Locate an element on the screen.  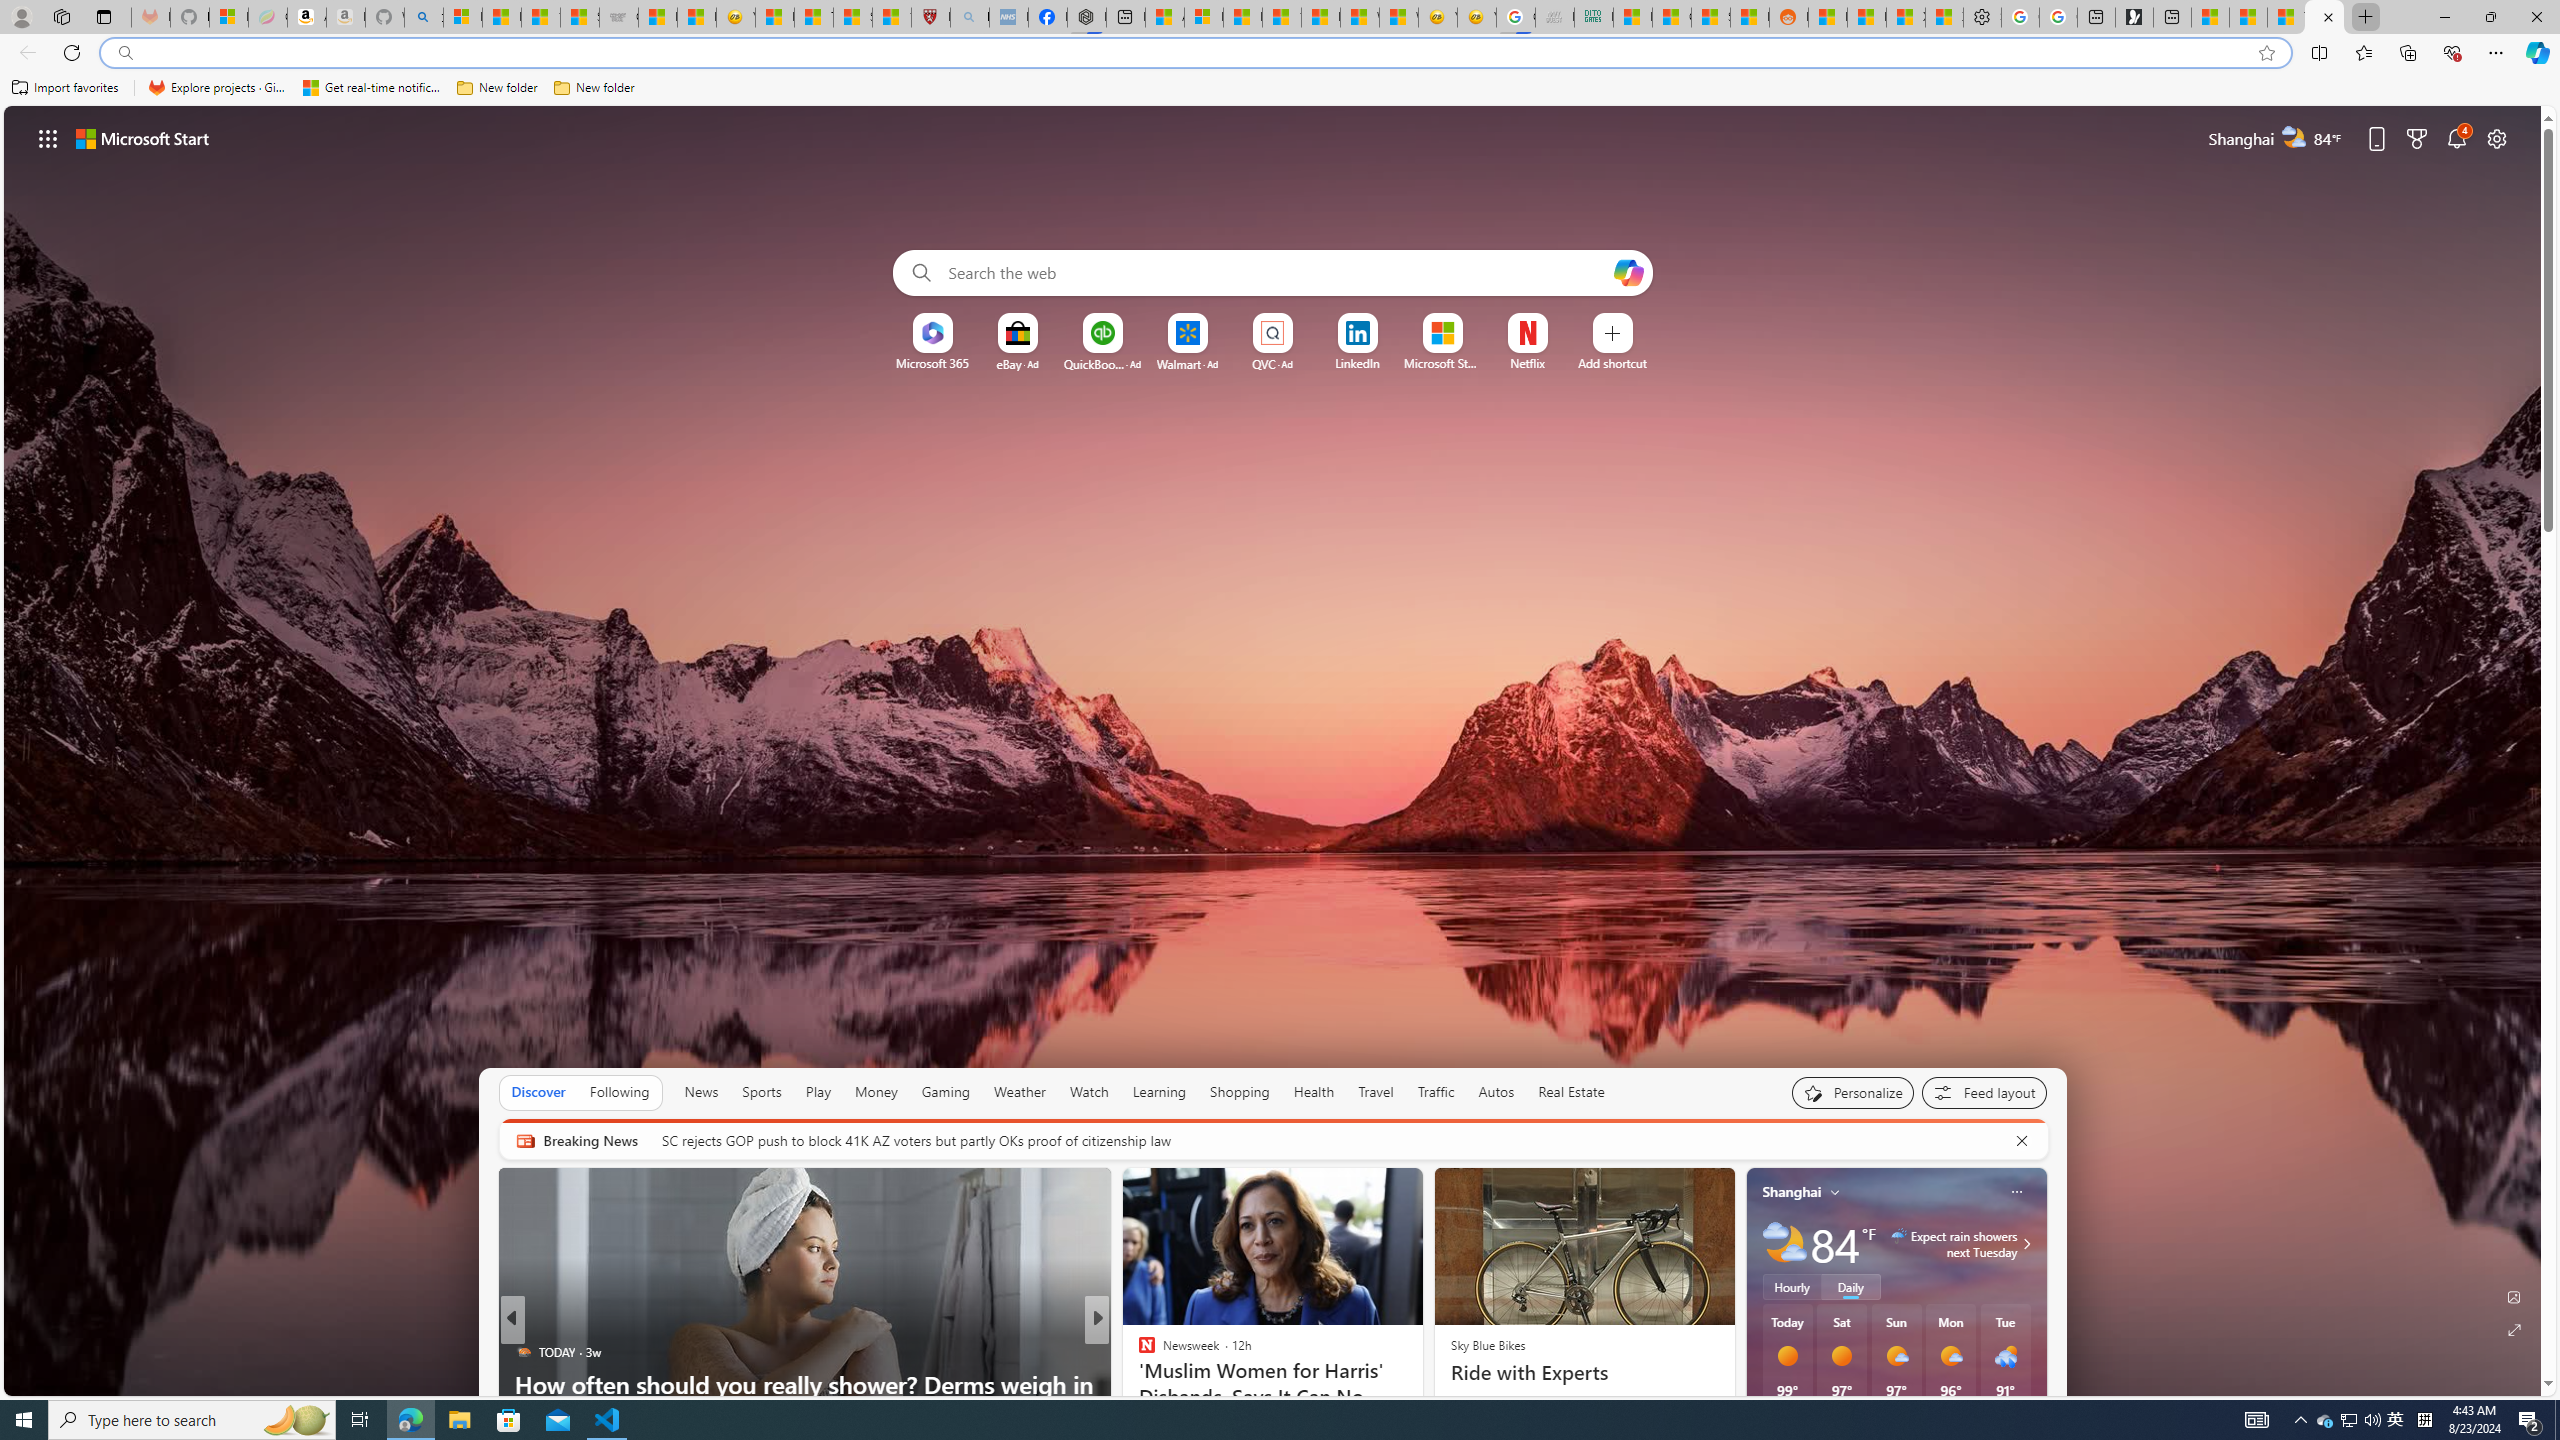
'Play' is located at coordinates (816, 1091).